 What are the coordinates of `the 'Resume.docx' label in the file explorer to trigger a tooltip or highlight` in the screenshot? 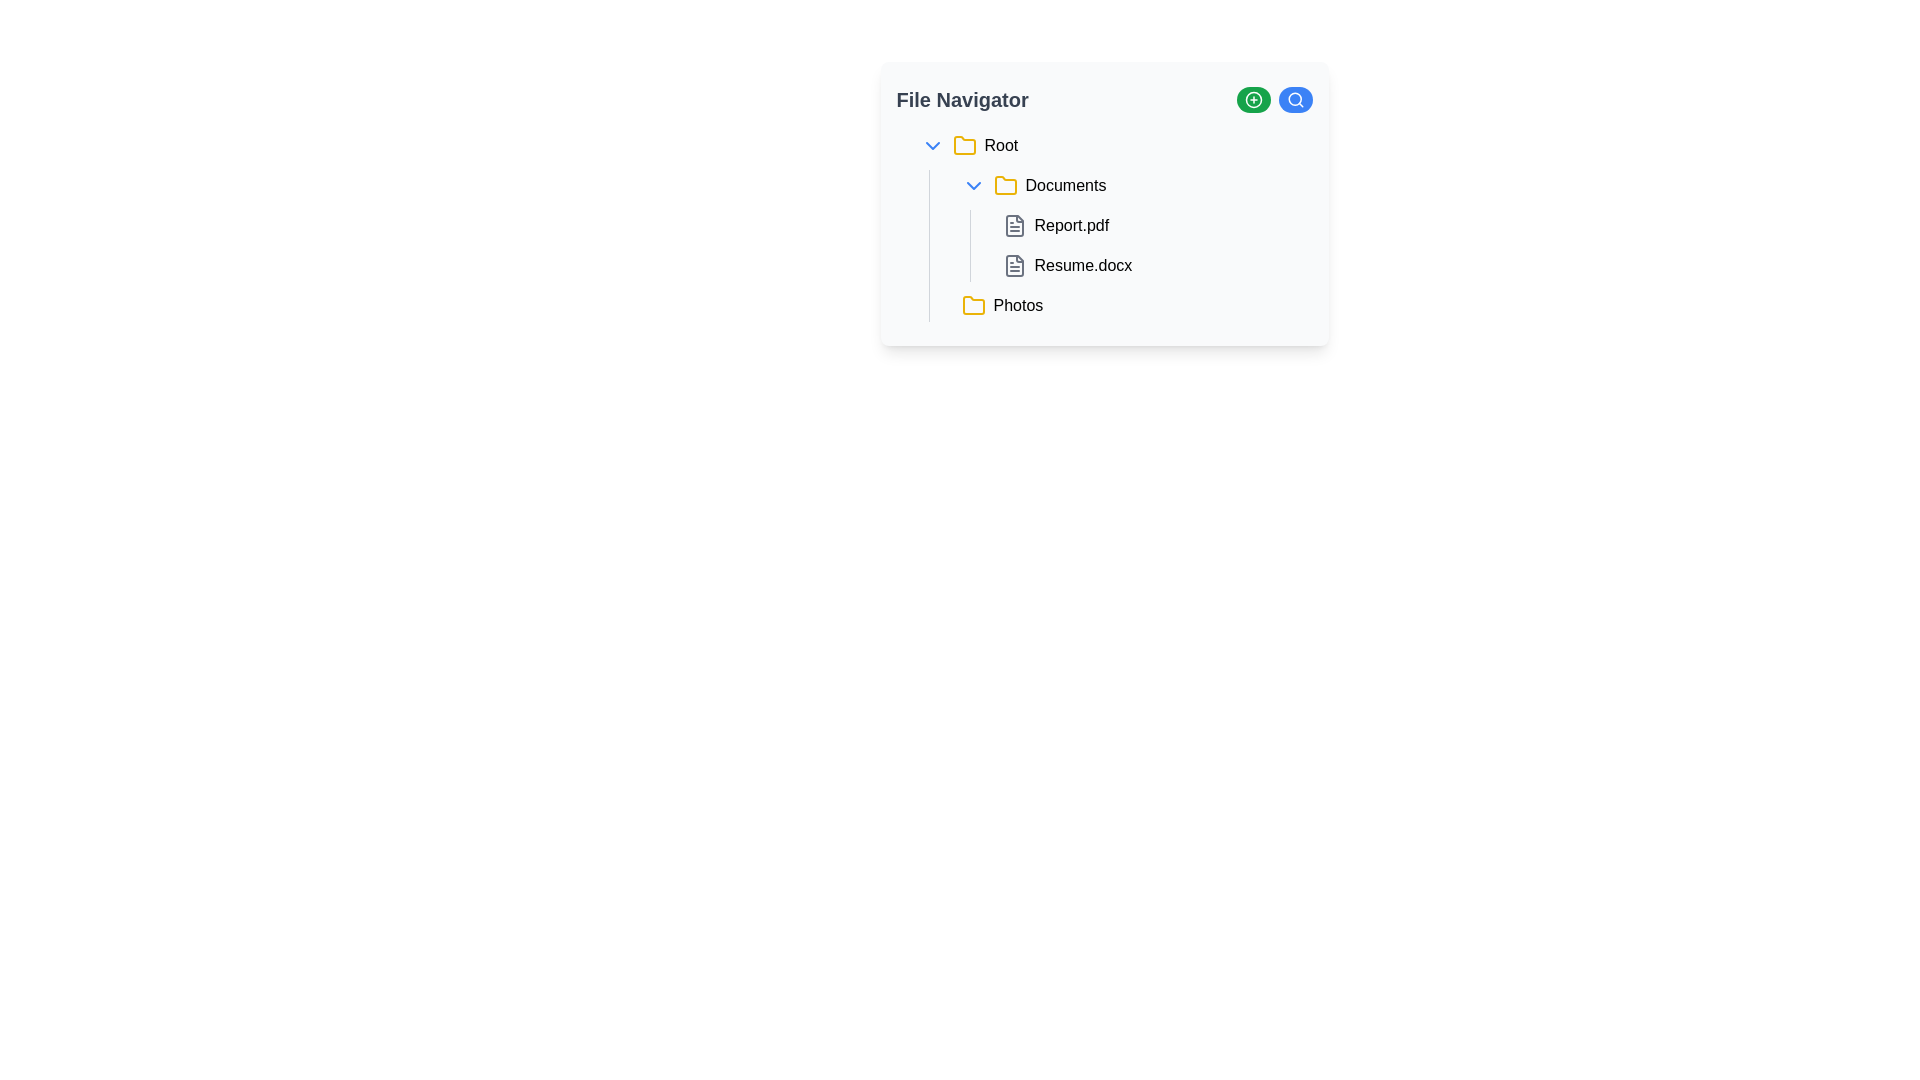 It's located at (1082, 265).